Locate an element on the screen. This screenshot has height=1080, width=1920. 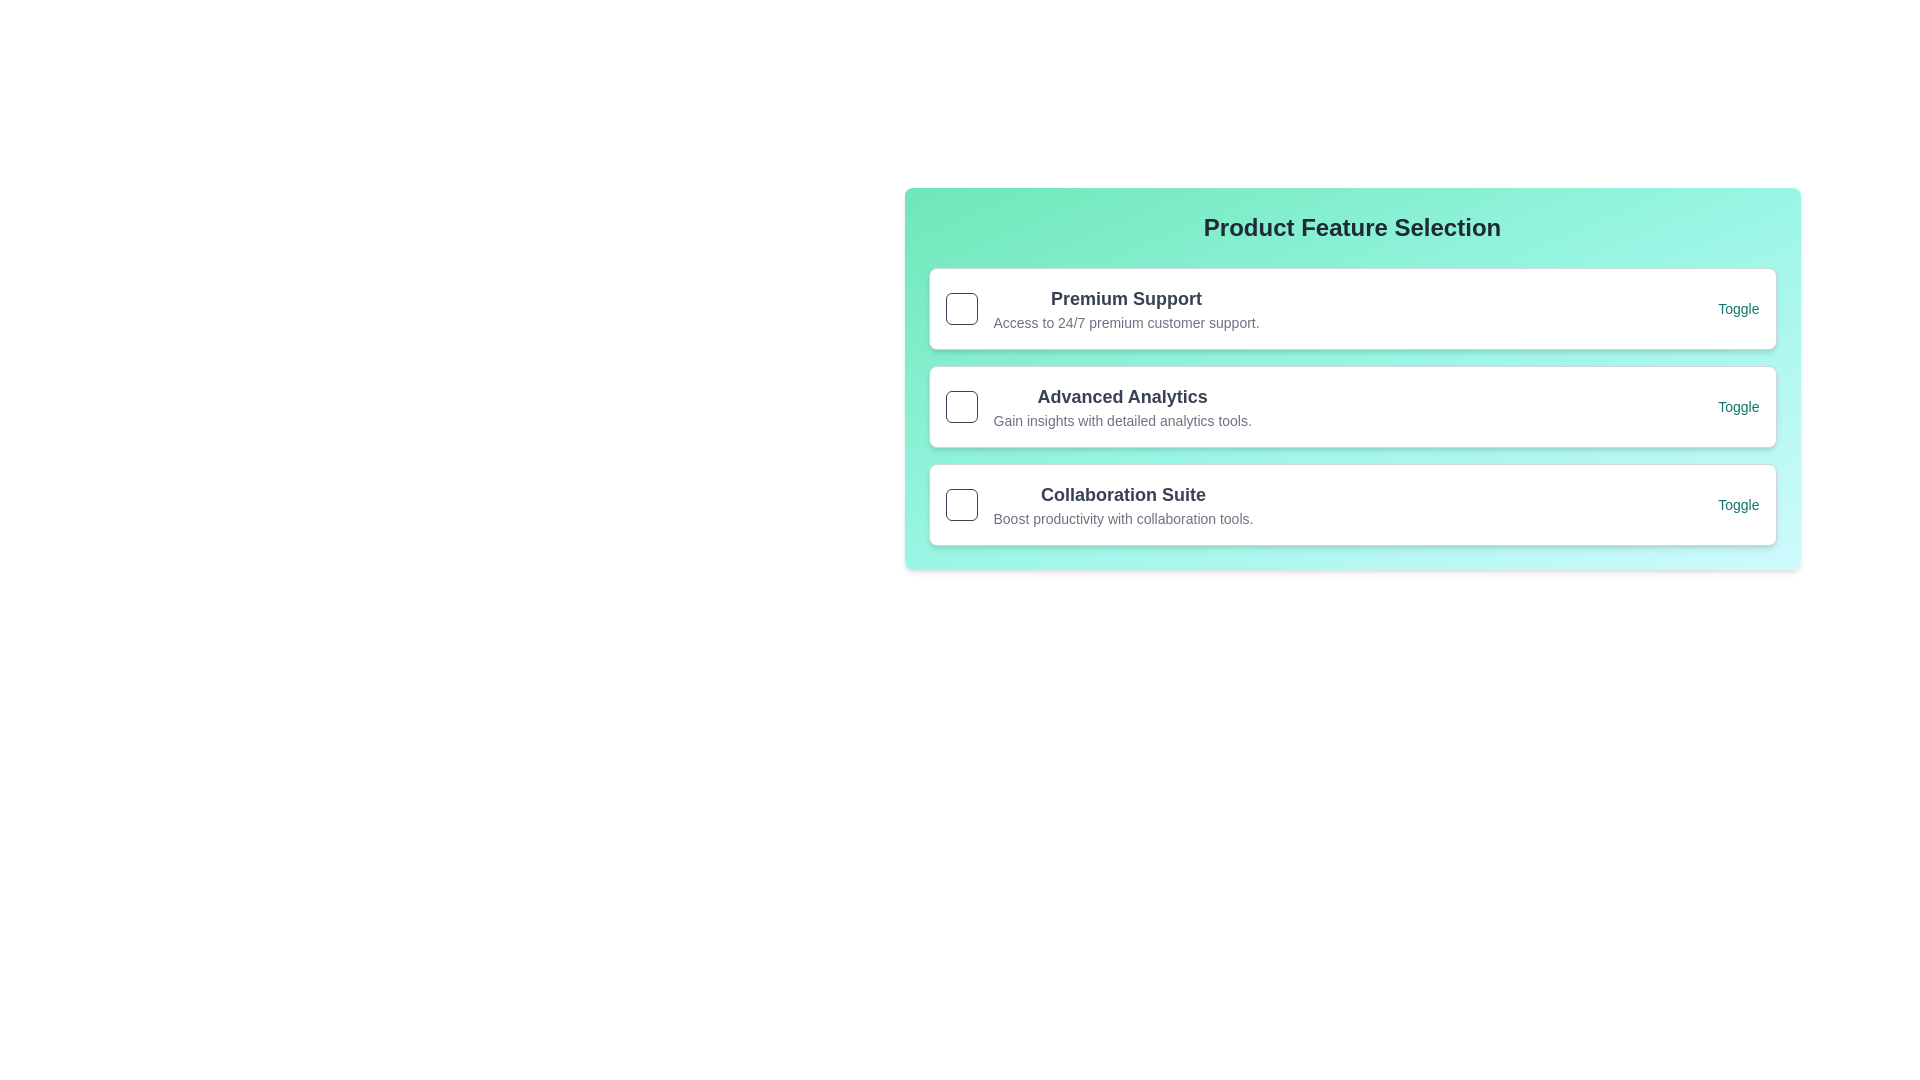
the text component stating 'Access to 24/7 premium customer support.' which is styled with 'text-sm text-gray-500' and positioned below the 'Premium Support' header is located at coordinates (1126, 322).